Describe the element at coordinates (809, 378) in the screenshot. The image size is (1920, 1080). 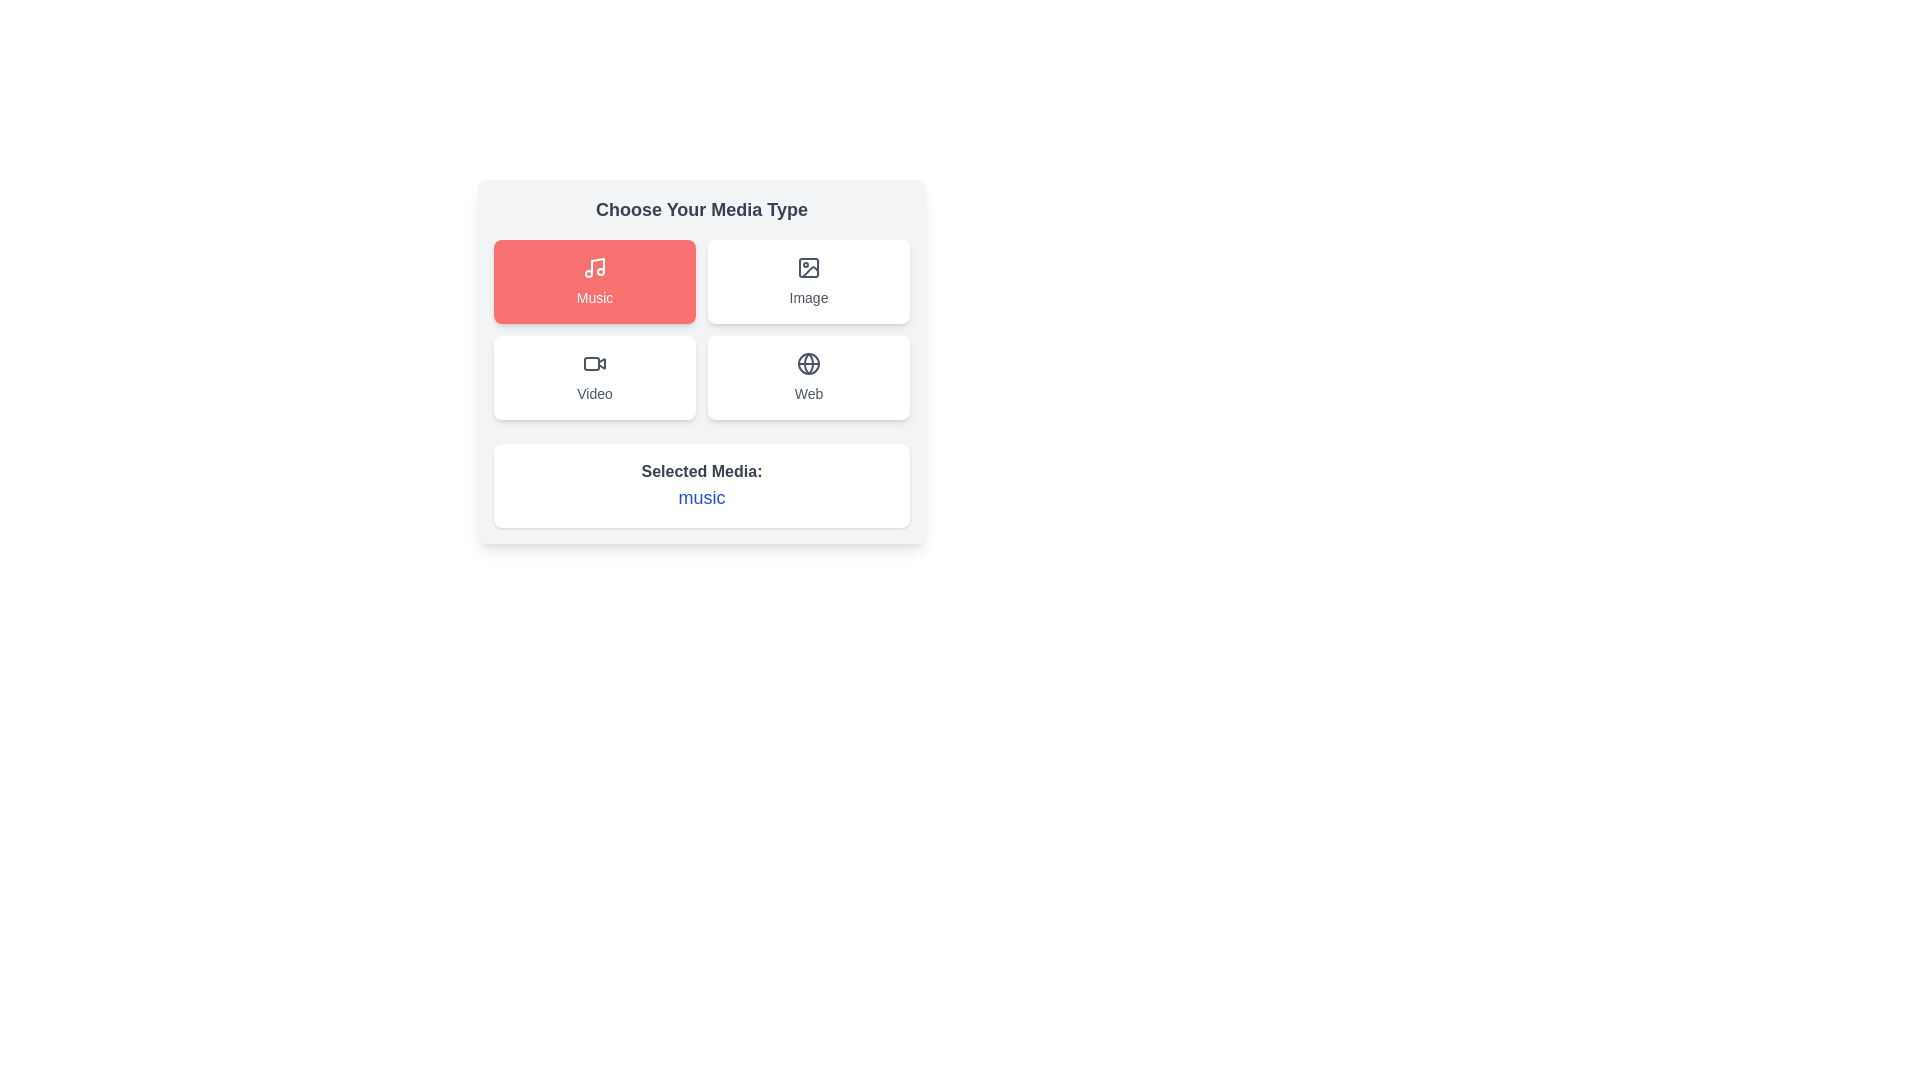
I see `the media option labeled Web` at that location.